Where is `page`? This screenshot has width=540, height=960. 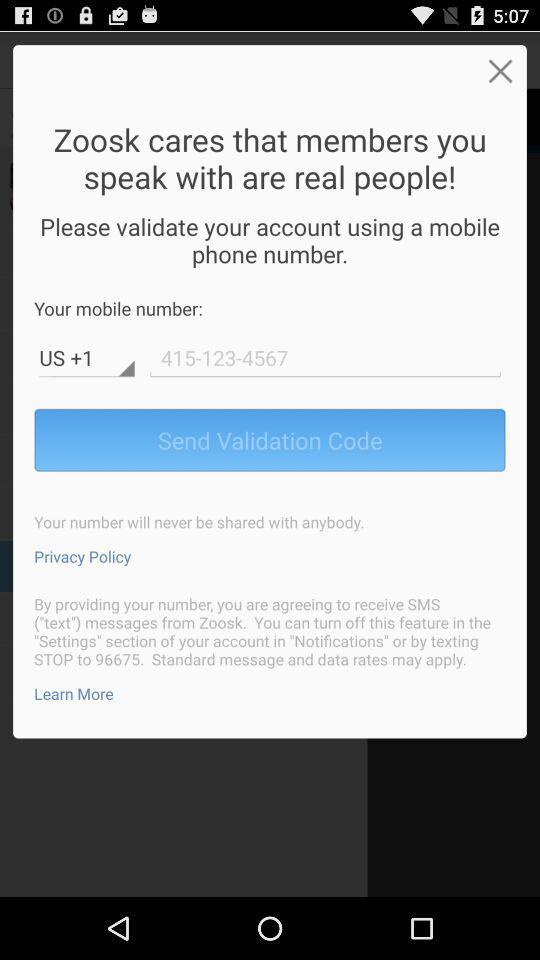 page is located at coordinates (499, 70).